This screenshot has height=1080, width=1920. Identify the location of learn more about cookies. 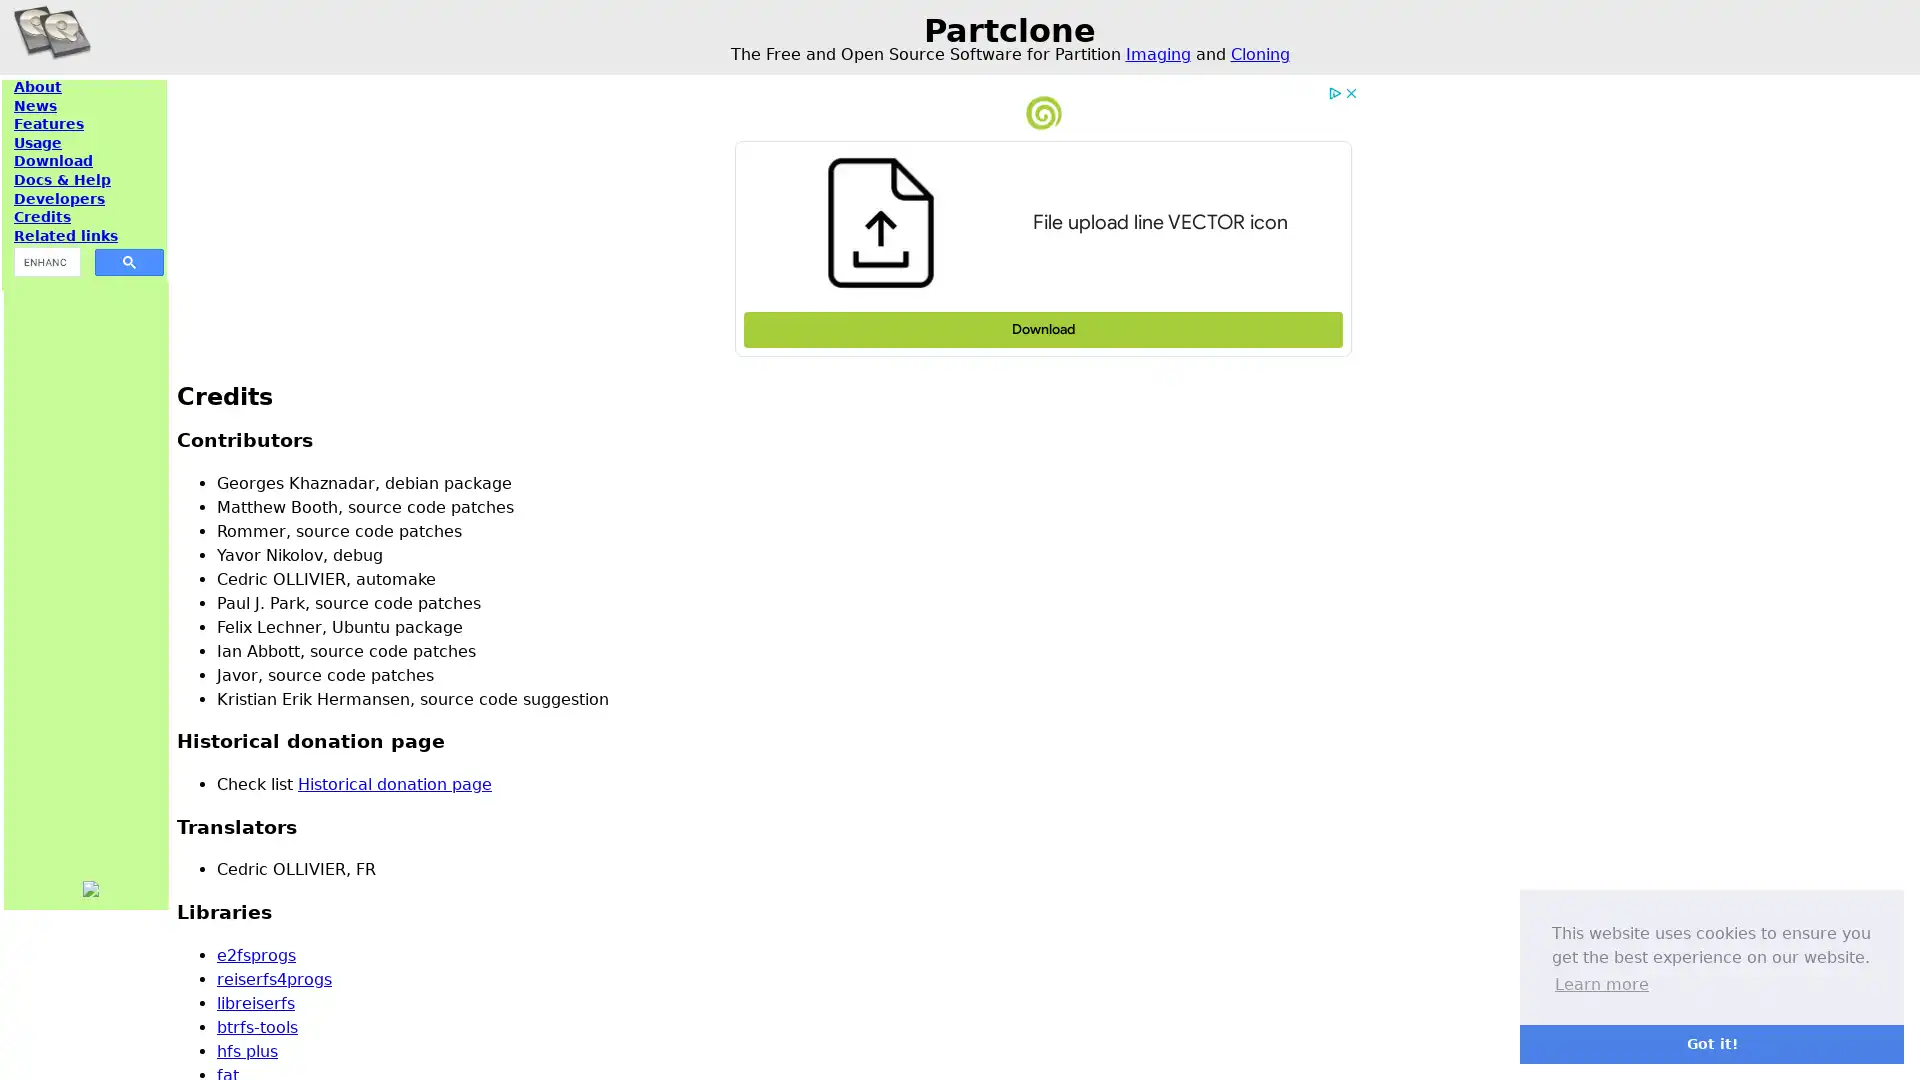
(1602, 983).